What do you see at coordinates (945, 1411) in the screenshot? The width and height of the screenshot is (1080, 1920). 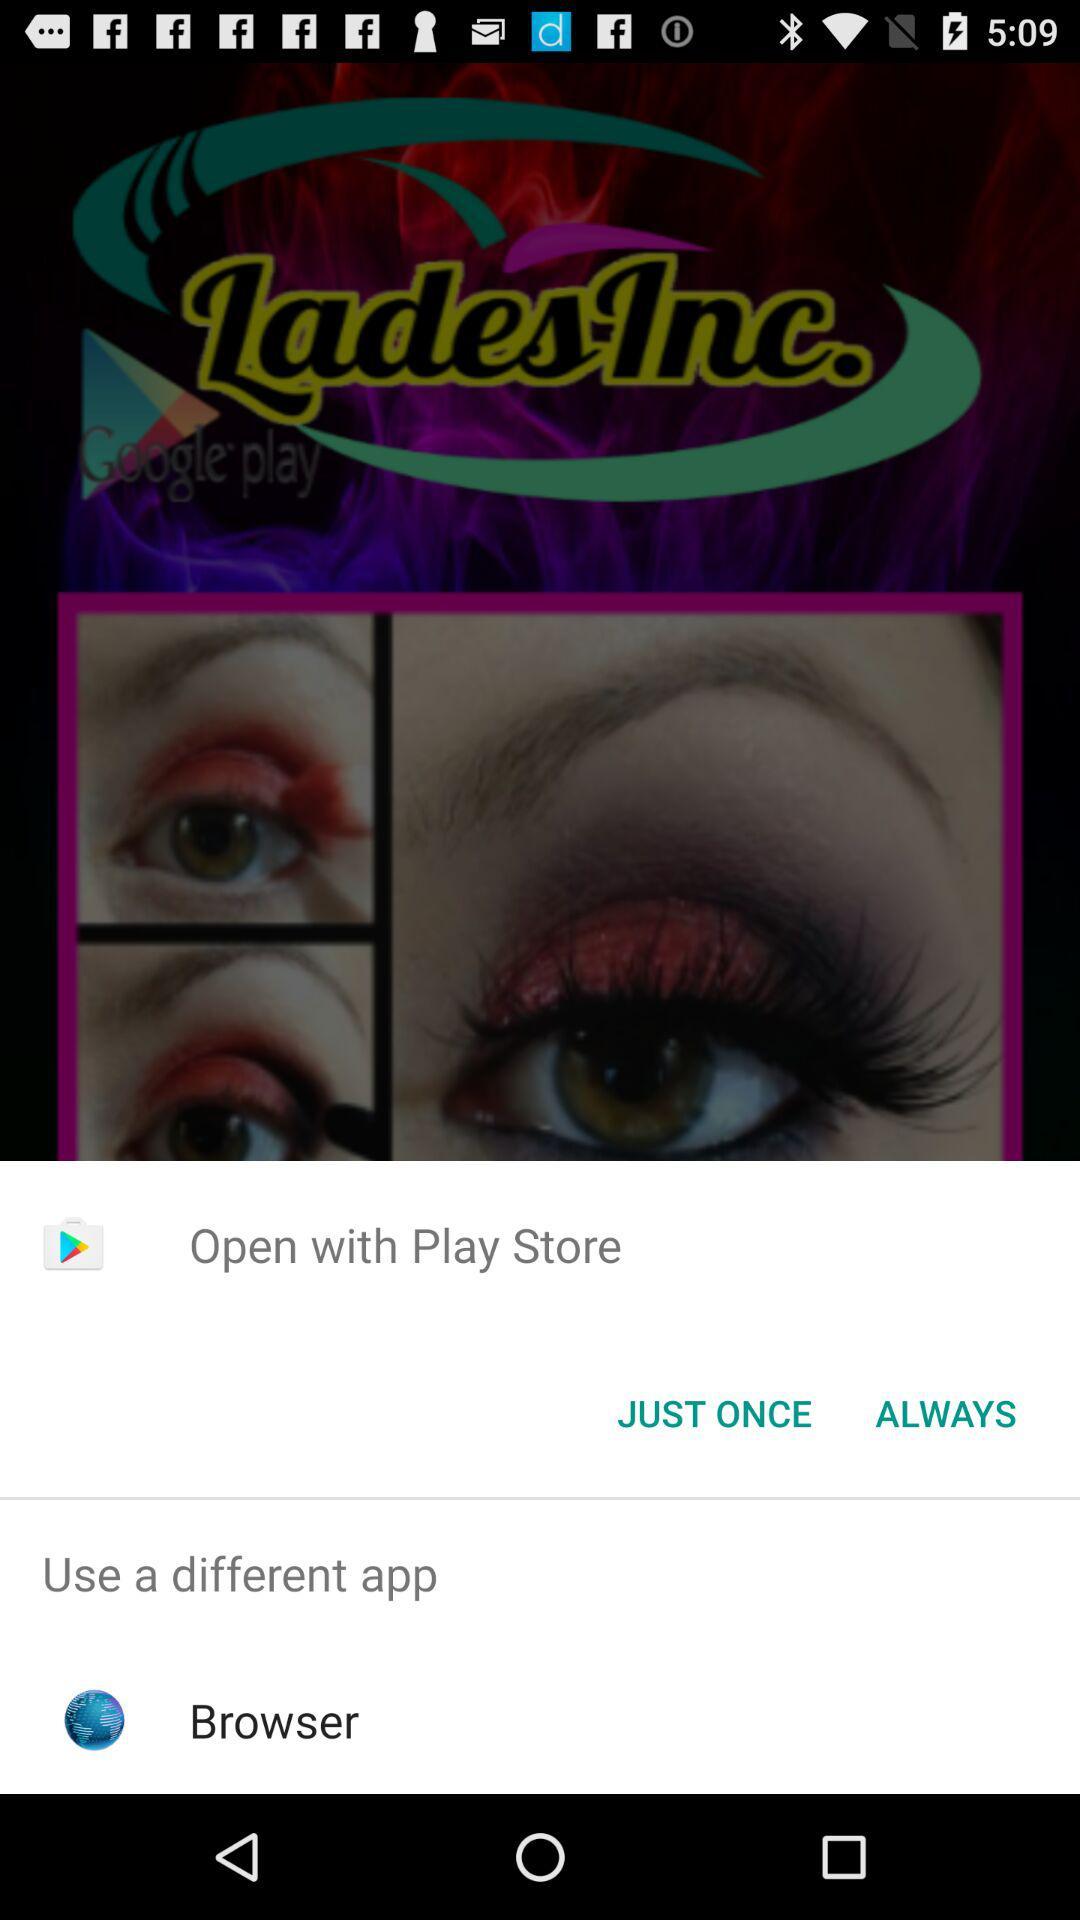 I see `item to the right of just once icon` at bounding box center [945, 1411].